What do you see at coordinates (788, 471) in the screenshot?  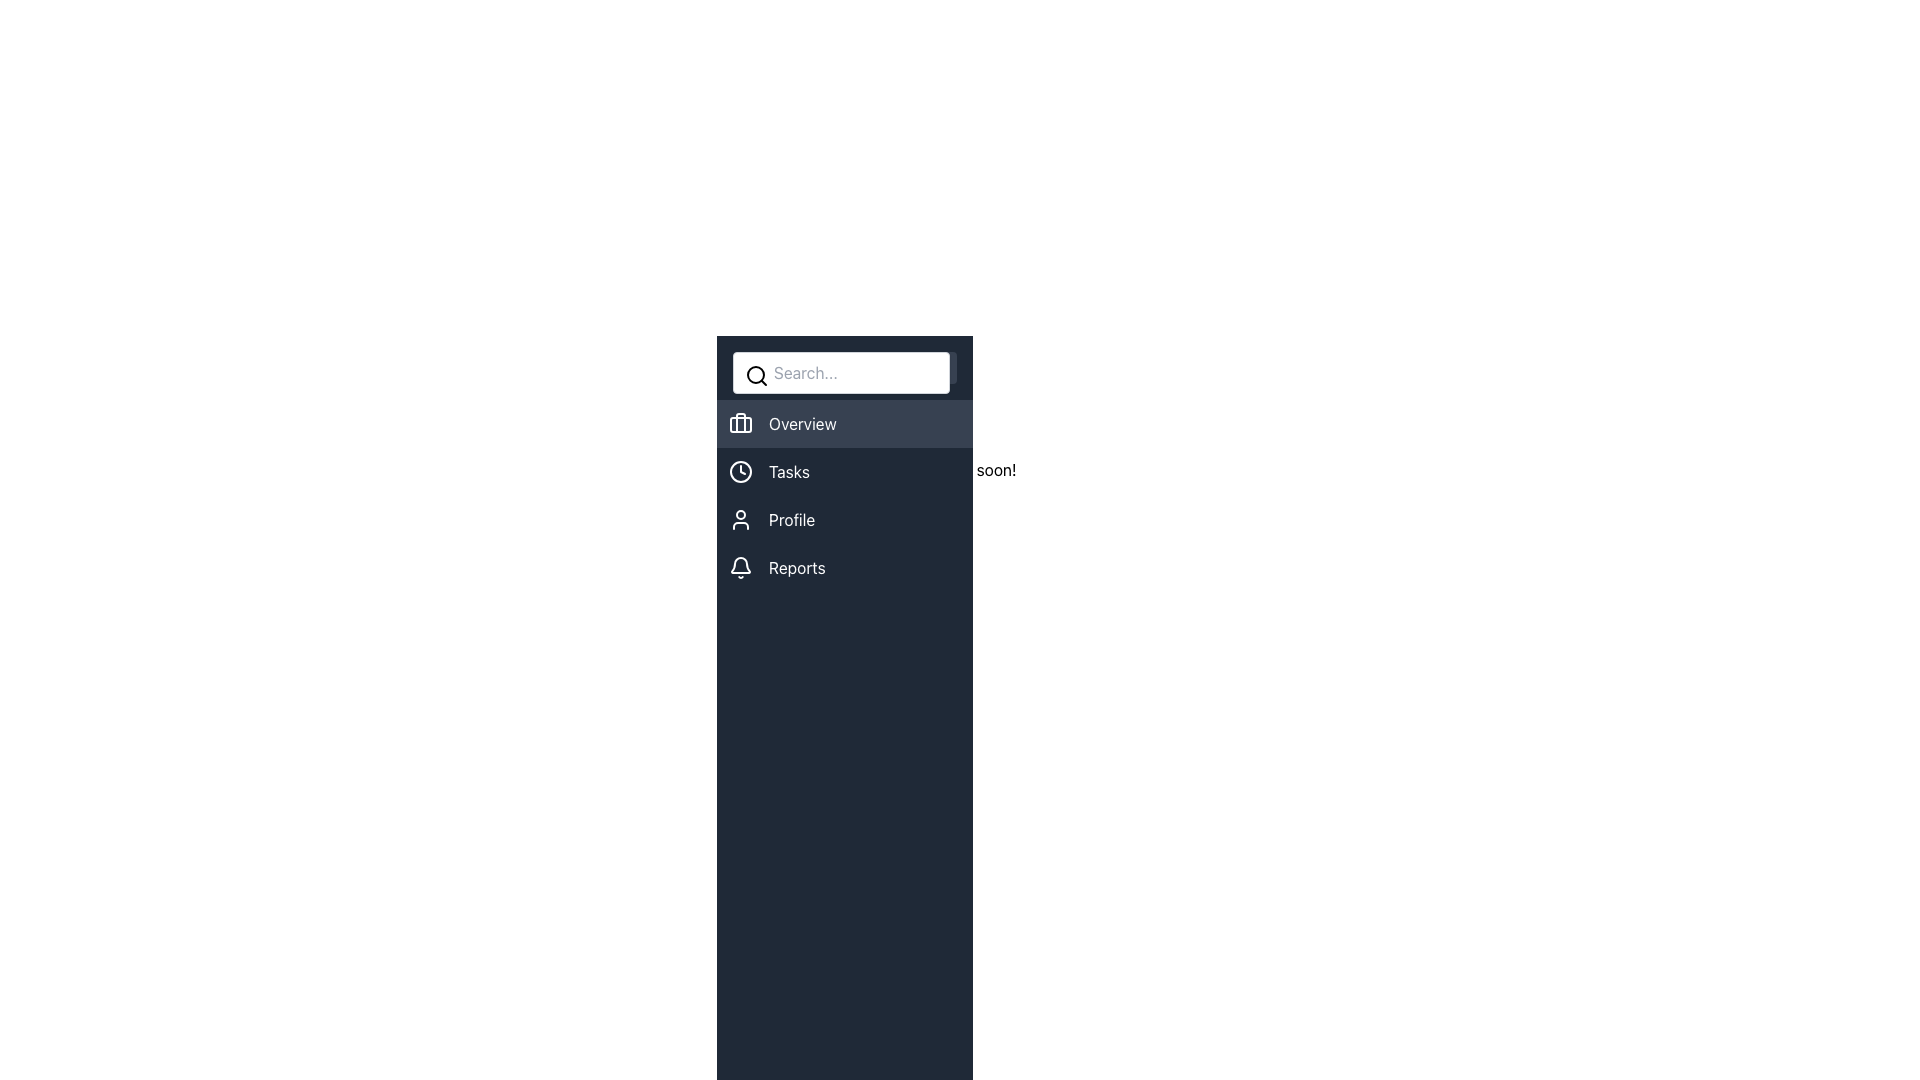 I see `the 'Tasks' label in the sidebar navigation, which is the second item in the list, displayed in white text on a dark background` at bounding box center [788, 471].